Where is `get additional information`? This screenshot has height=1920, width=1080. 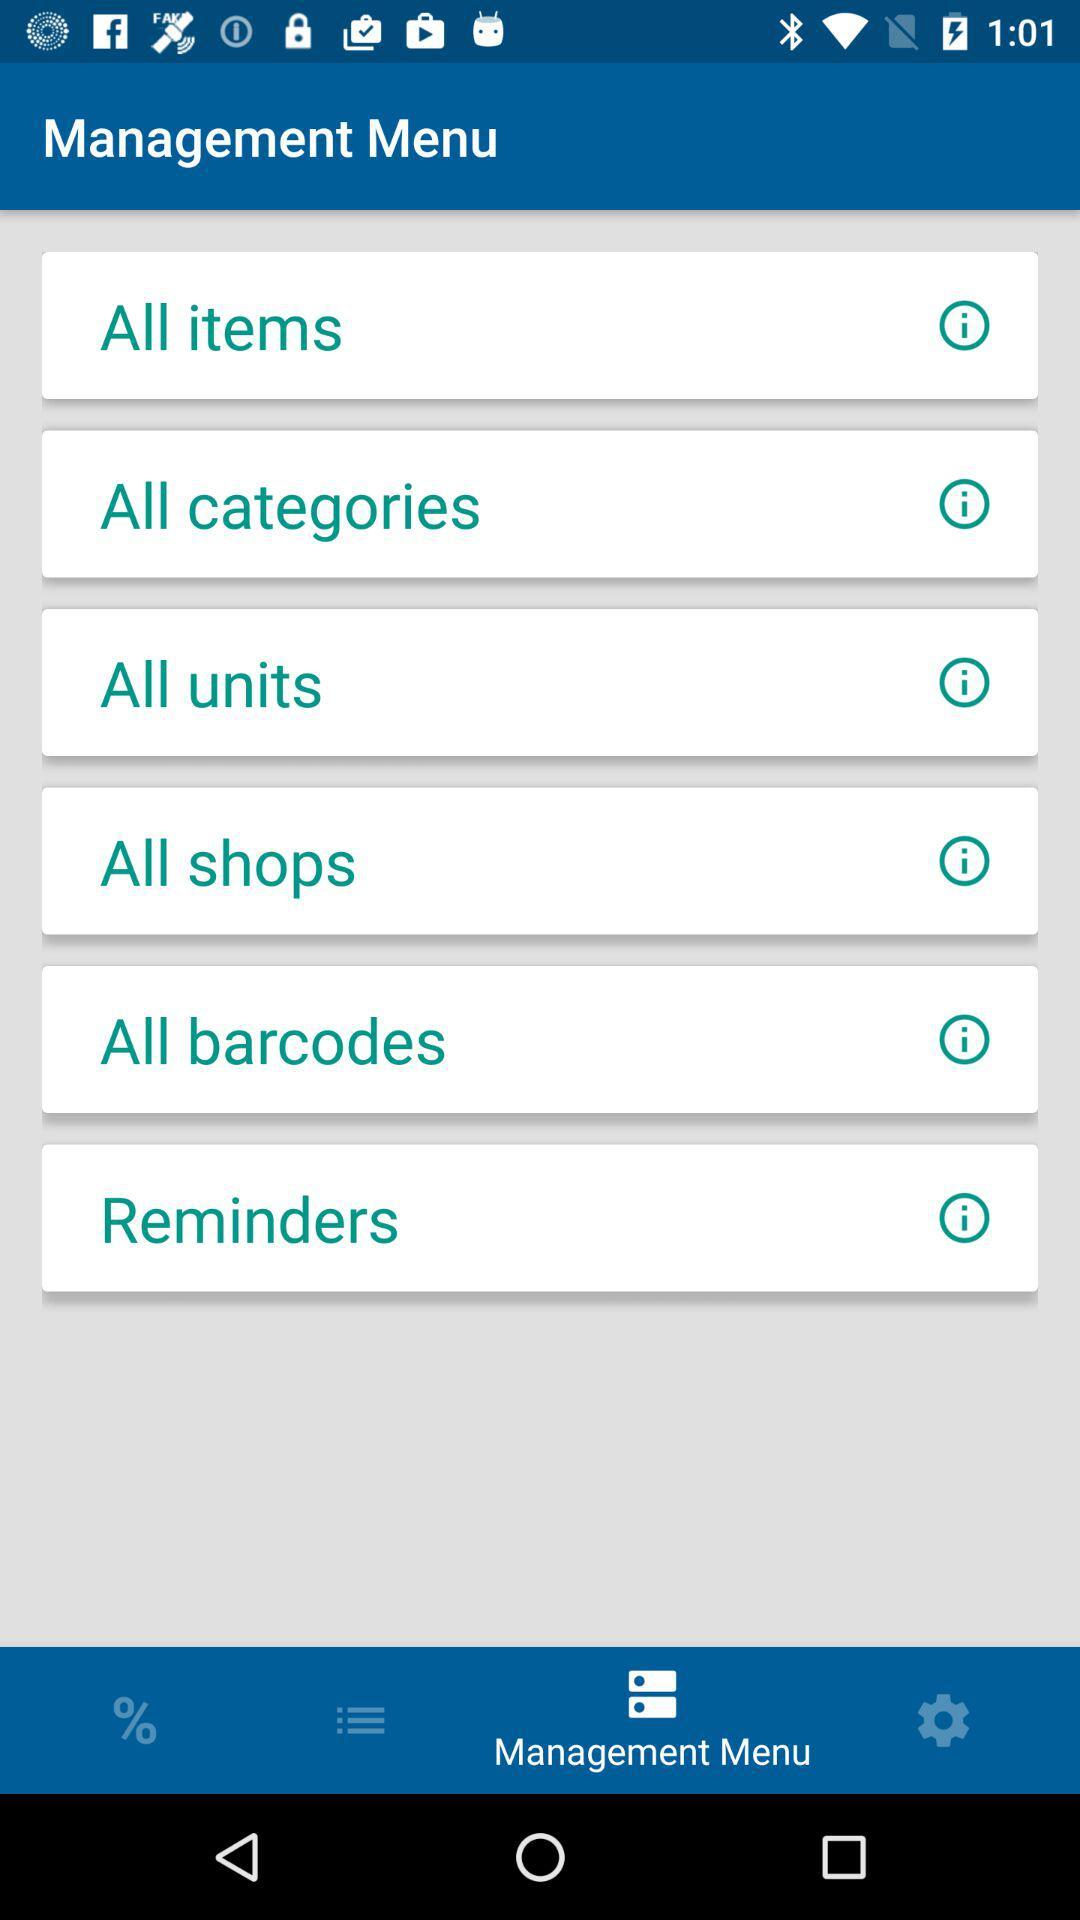 get additional information is located at coordinates (963, 682).